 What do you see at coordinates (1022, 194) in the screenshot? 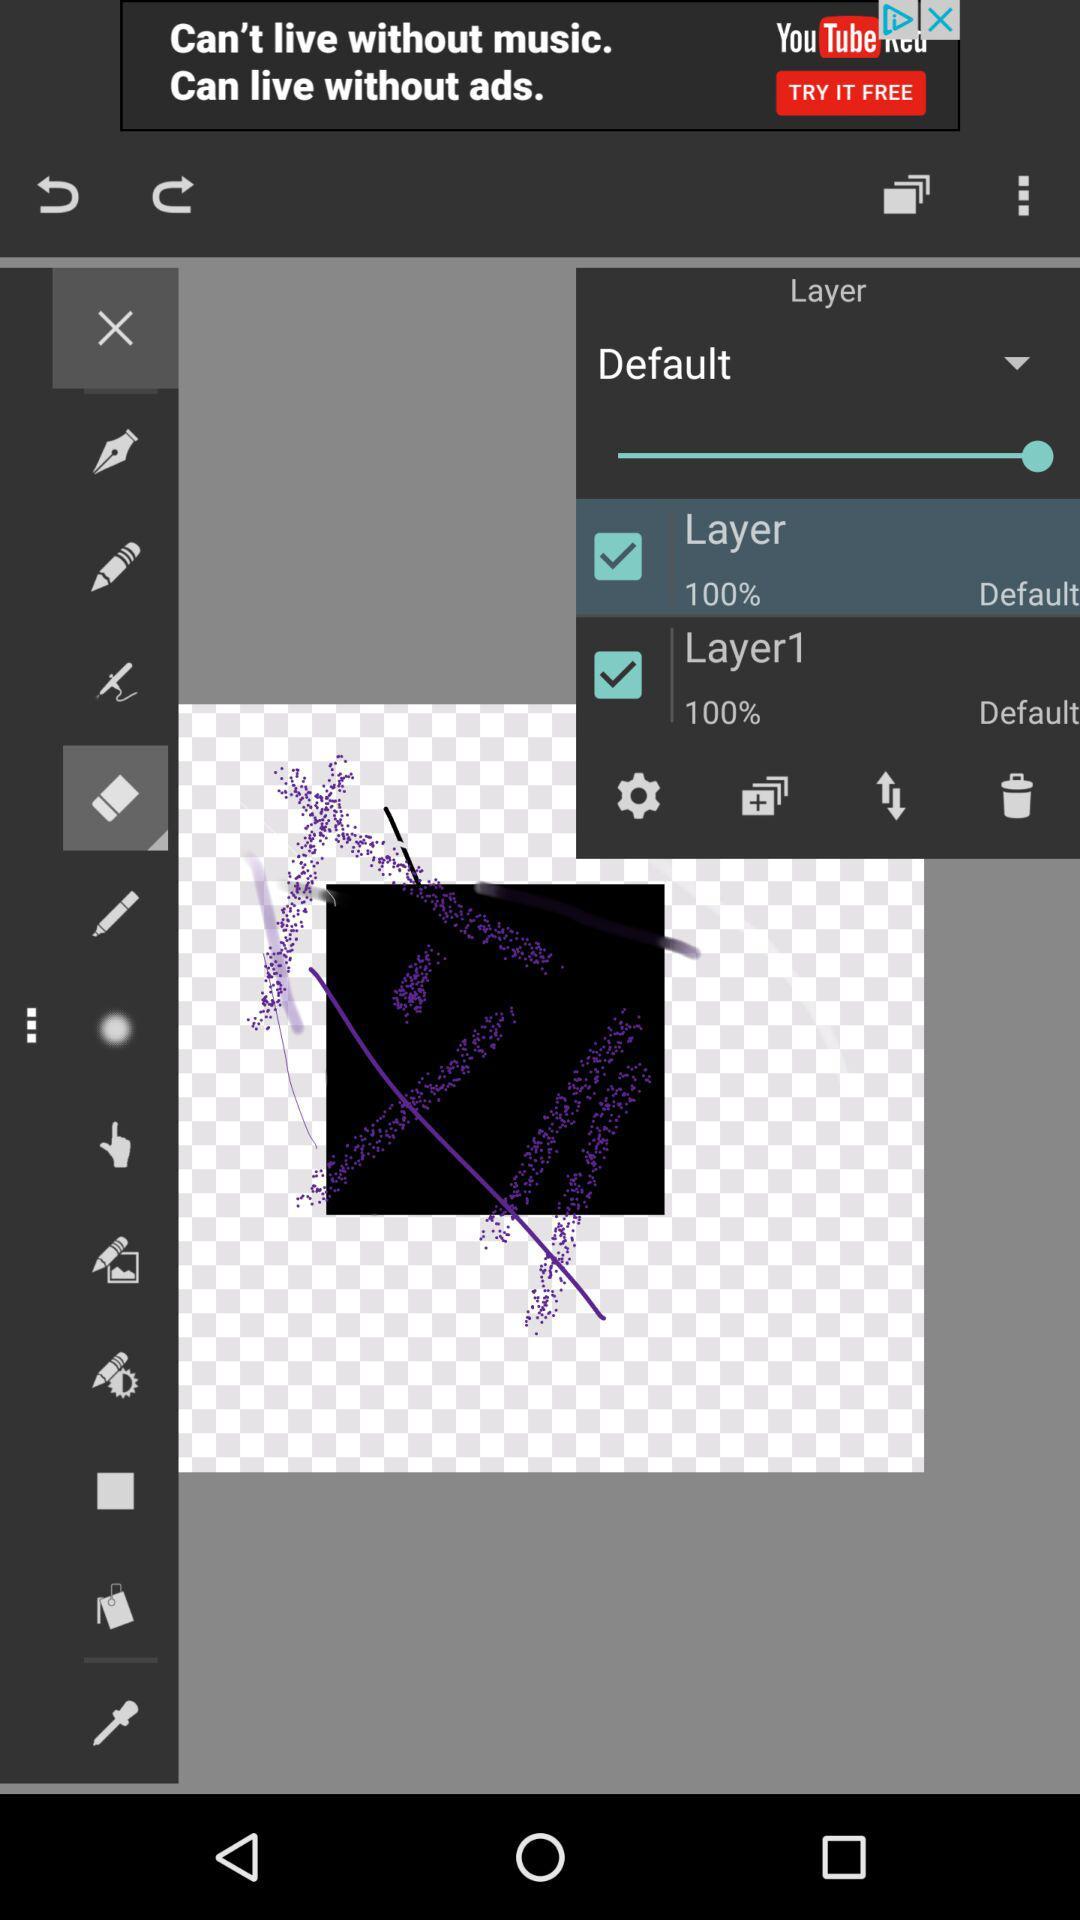
I see `the more icon` at bounding box center [1022, 194].